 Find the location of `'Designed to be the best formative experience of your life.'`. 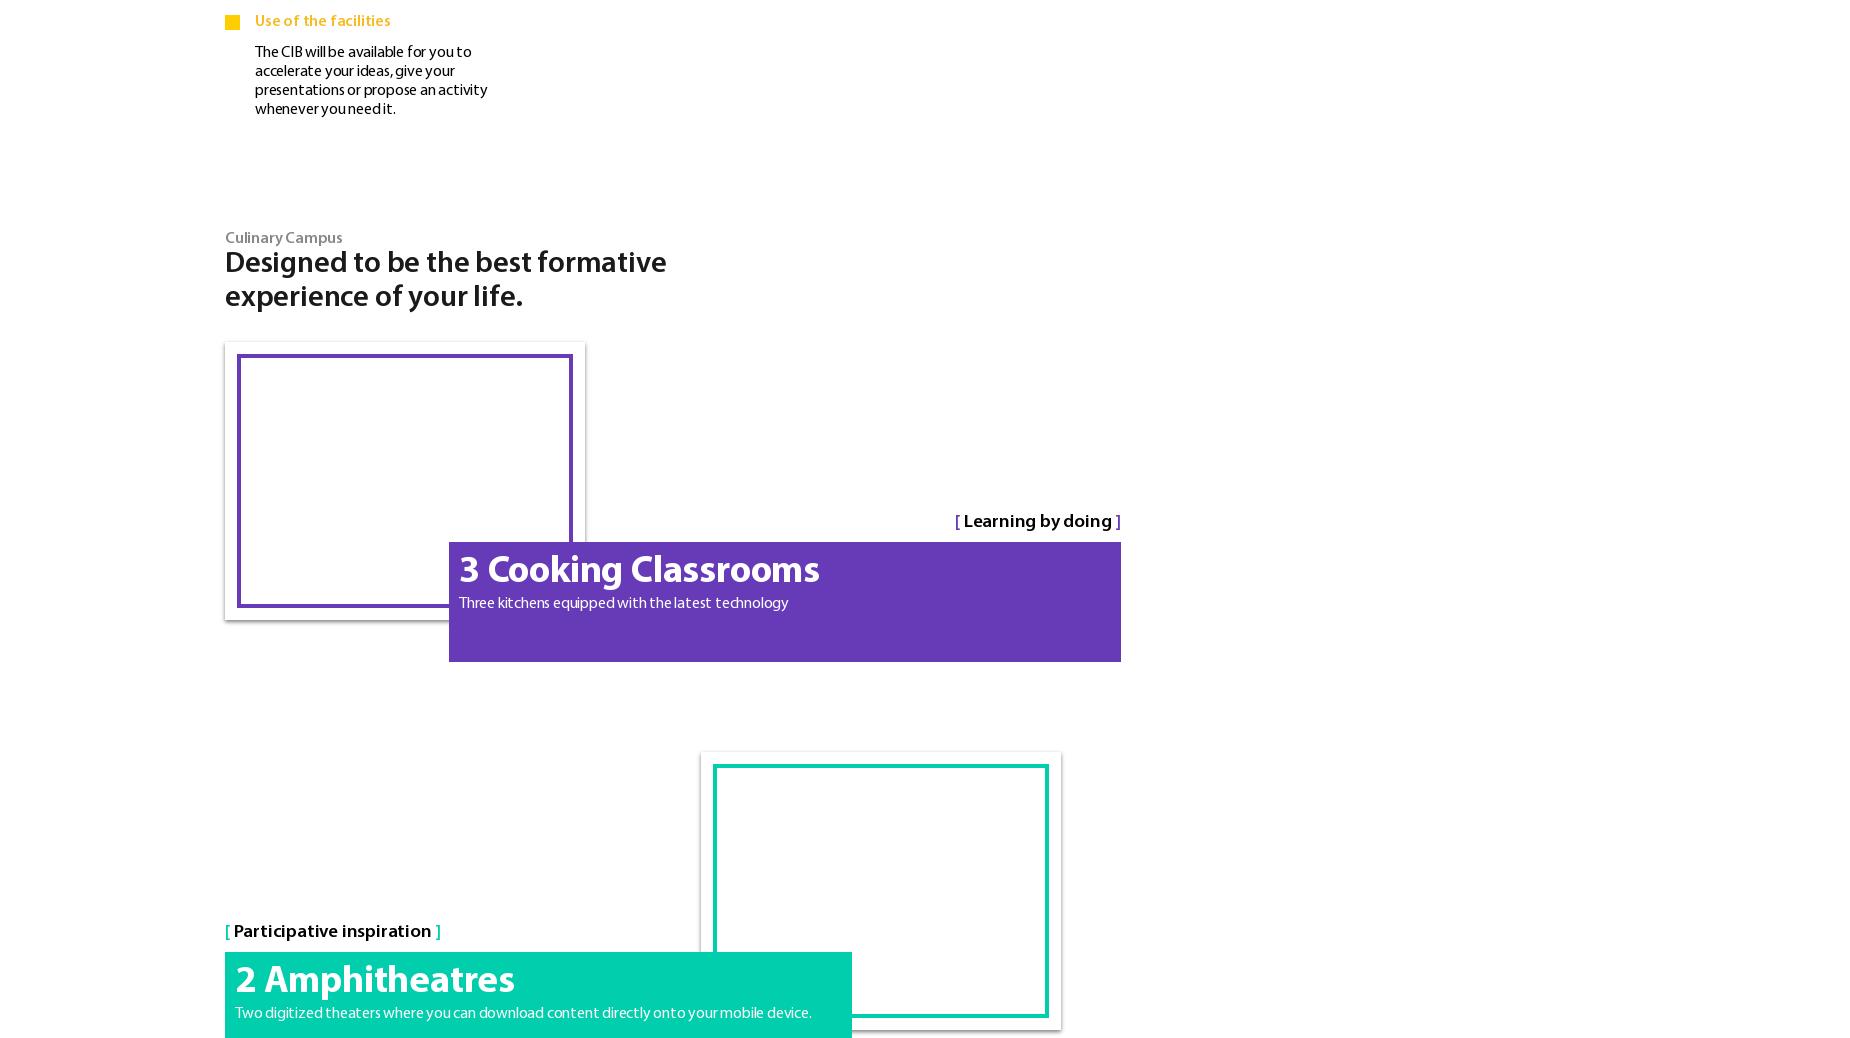

'Designed to be the best formative experience of your life.' is located at coordinates (444, 280).